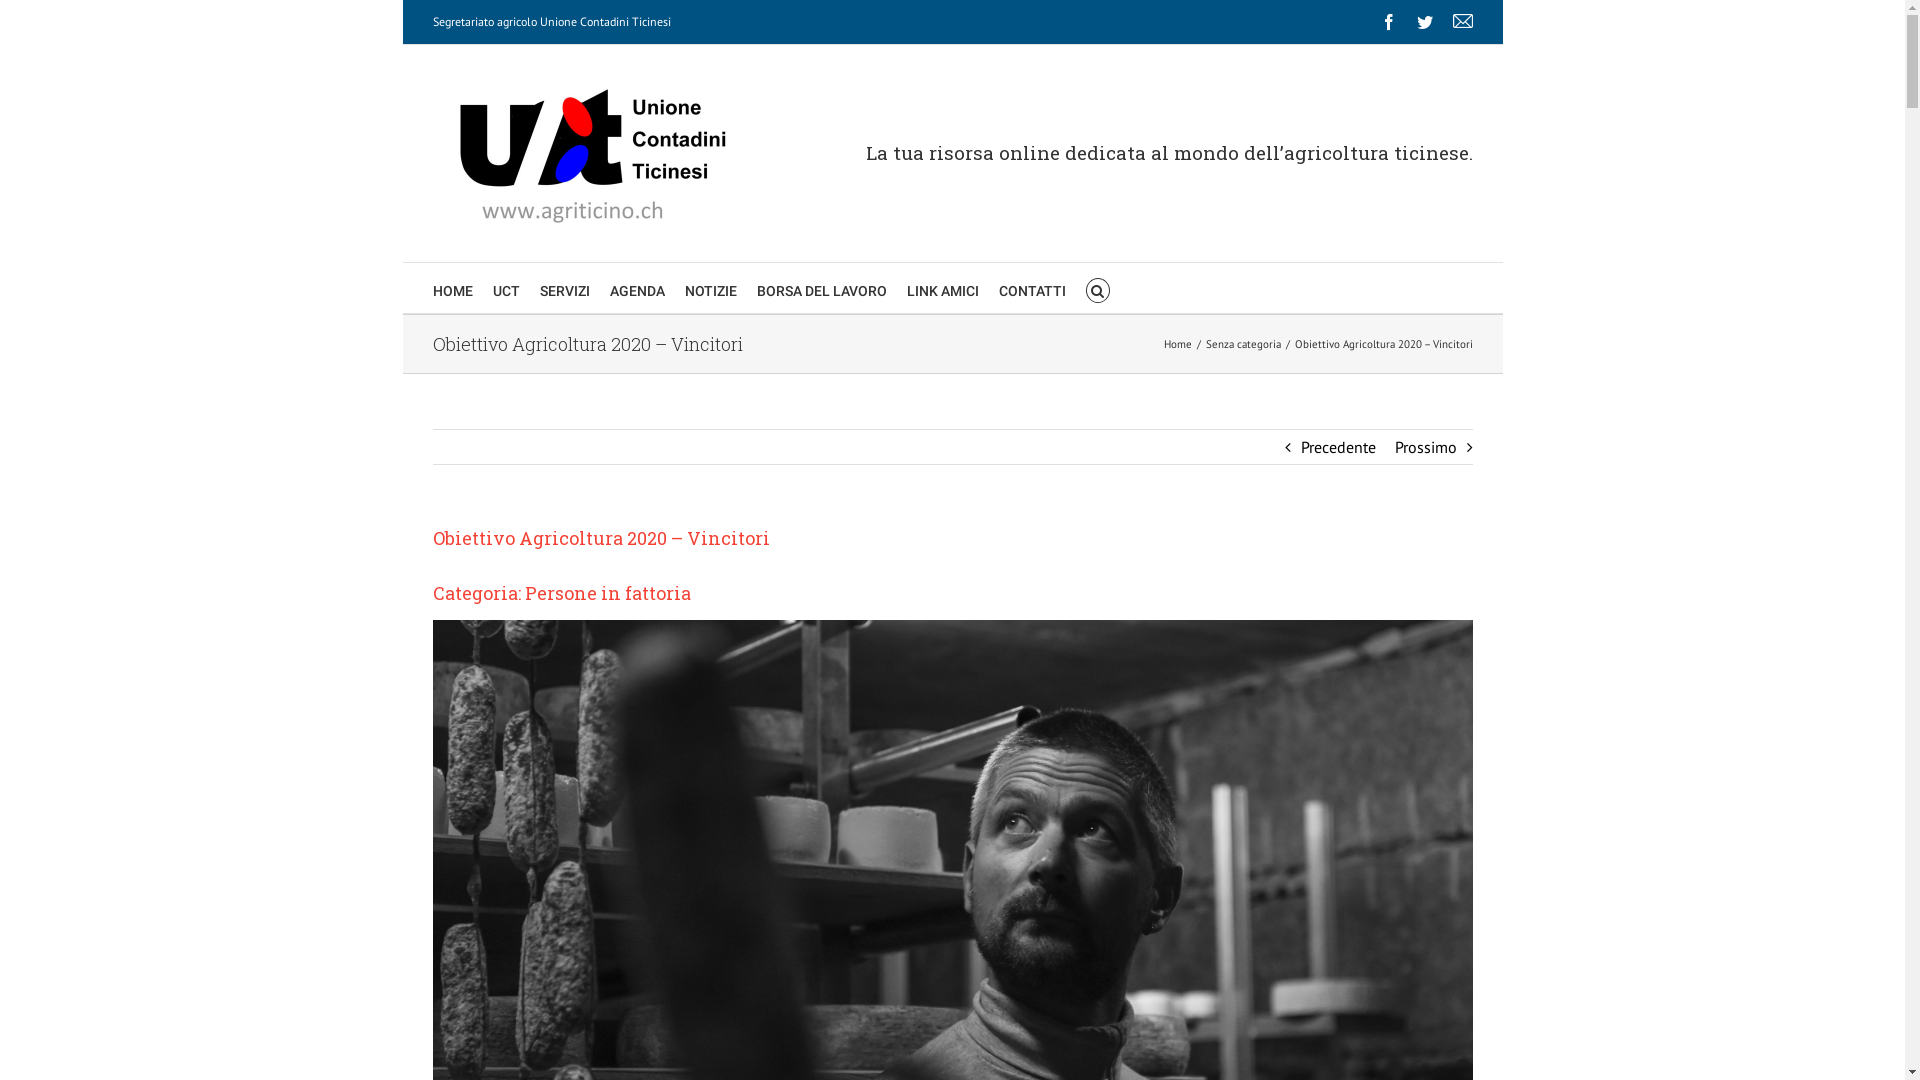 The image size is (1920, 1080). Describe the element at coordinates (636, 288) in the screenshot. I see `'AGENDA'` at that location.